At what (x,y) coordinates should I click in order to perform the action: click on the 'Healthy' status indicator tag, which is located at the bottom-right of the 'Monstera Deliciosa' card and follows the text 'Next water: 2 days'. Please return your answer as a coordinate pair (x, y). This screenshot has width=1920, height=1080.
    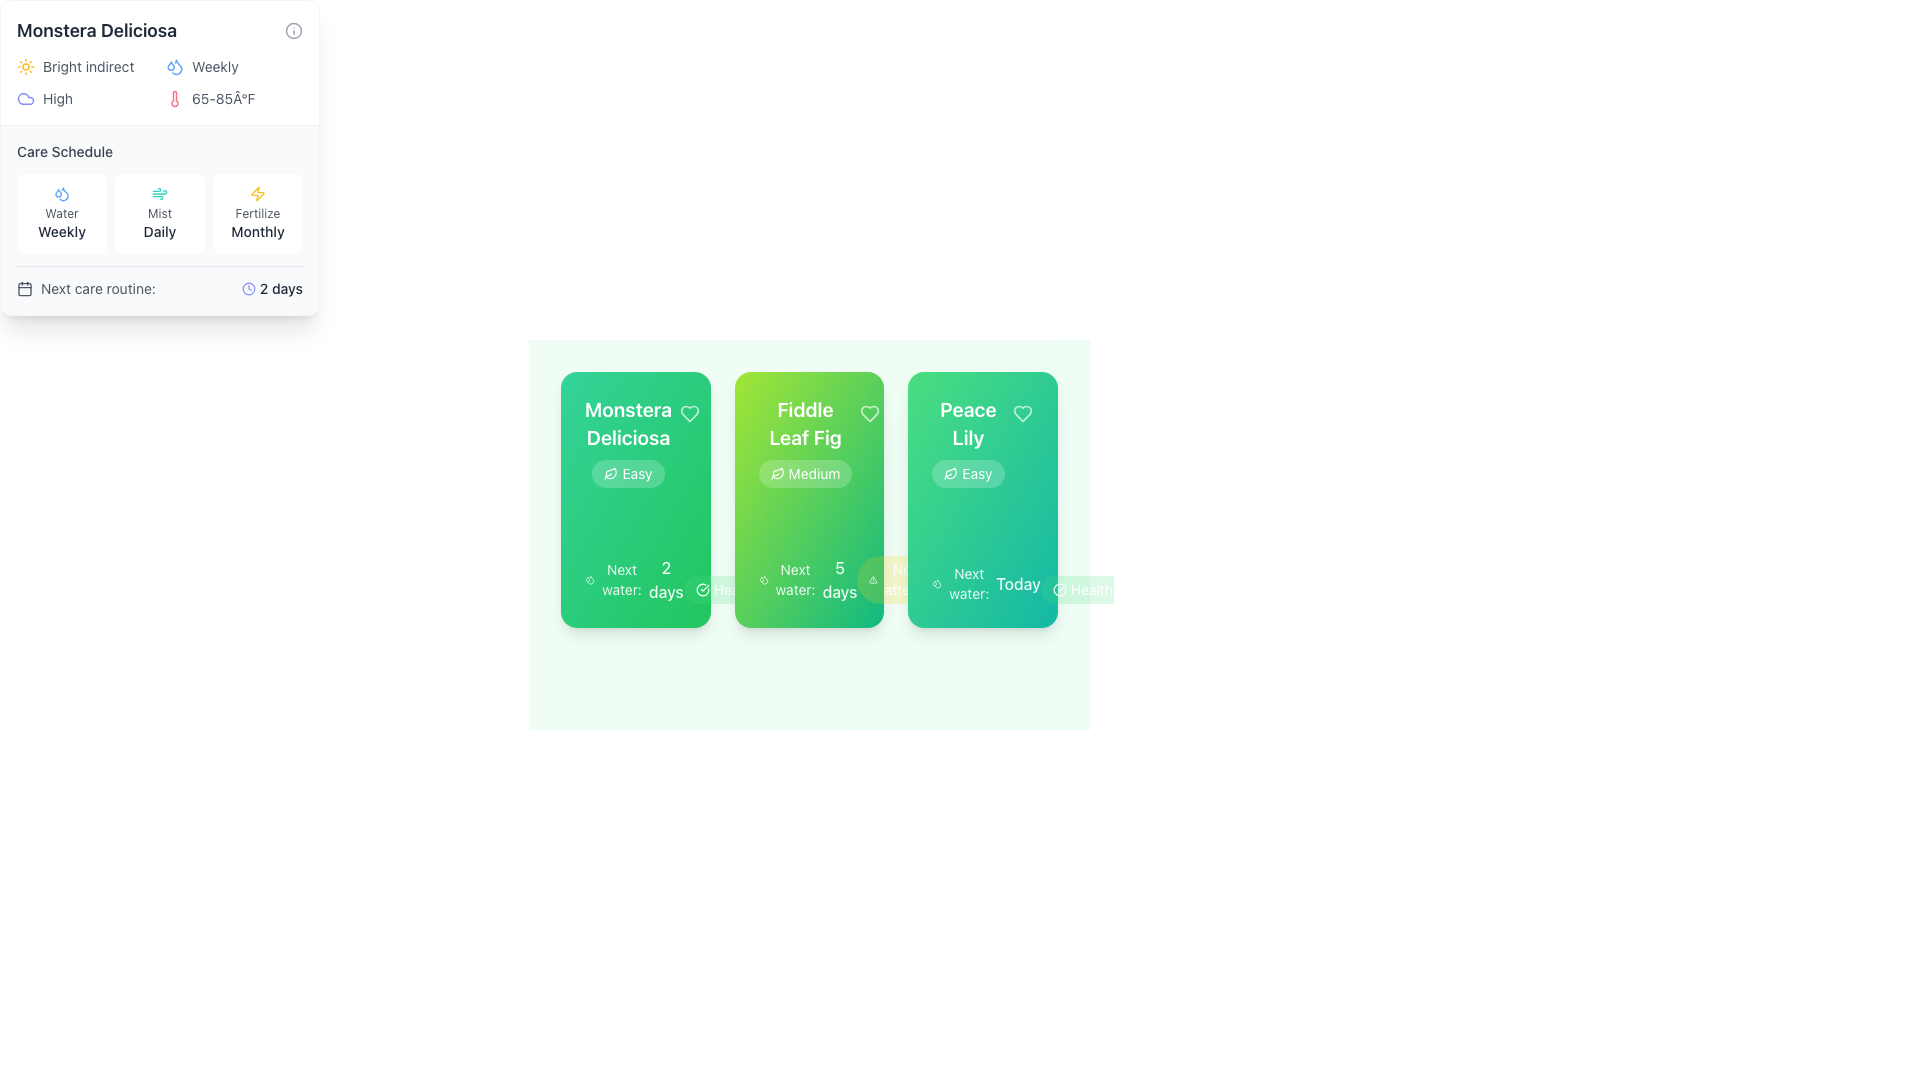
    Looking at the image, I should click on (728, 589).